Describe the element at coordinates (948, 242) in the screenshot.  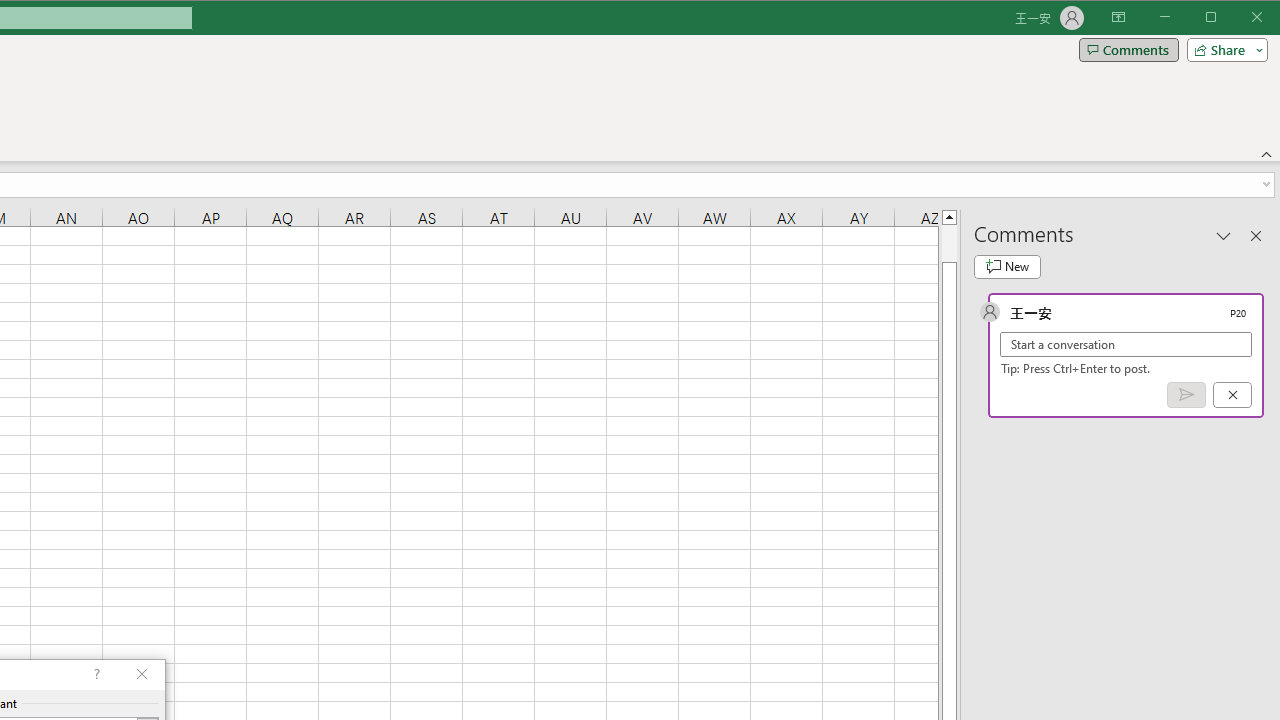
I see `'Page up'` at that location.